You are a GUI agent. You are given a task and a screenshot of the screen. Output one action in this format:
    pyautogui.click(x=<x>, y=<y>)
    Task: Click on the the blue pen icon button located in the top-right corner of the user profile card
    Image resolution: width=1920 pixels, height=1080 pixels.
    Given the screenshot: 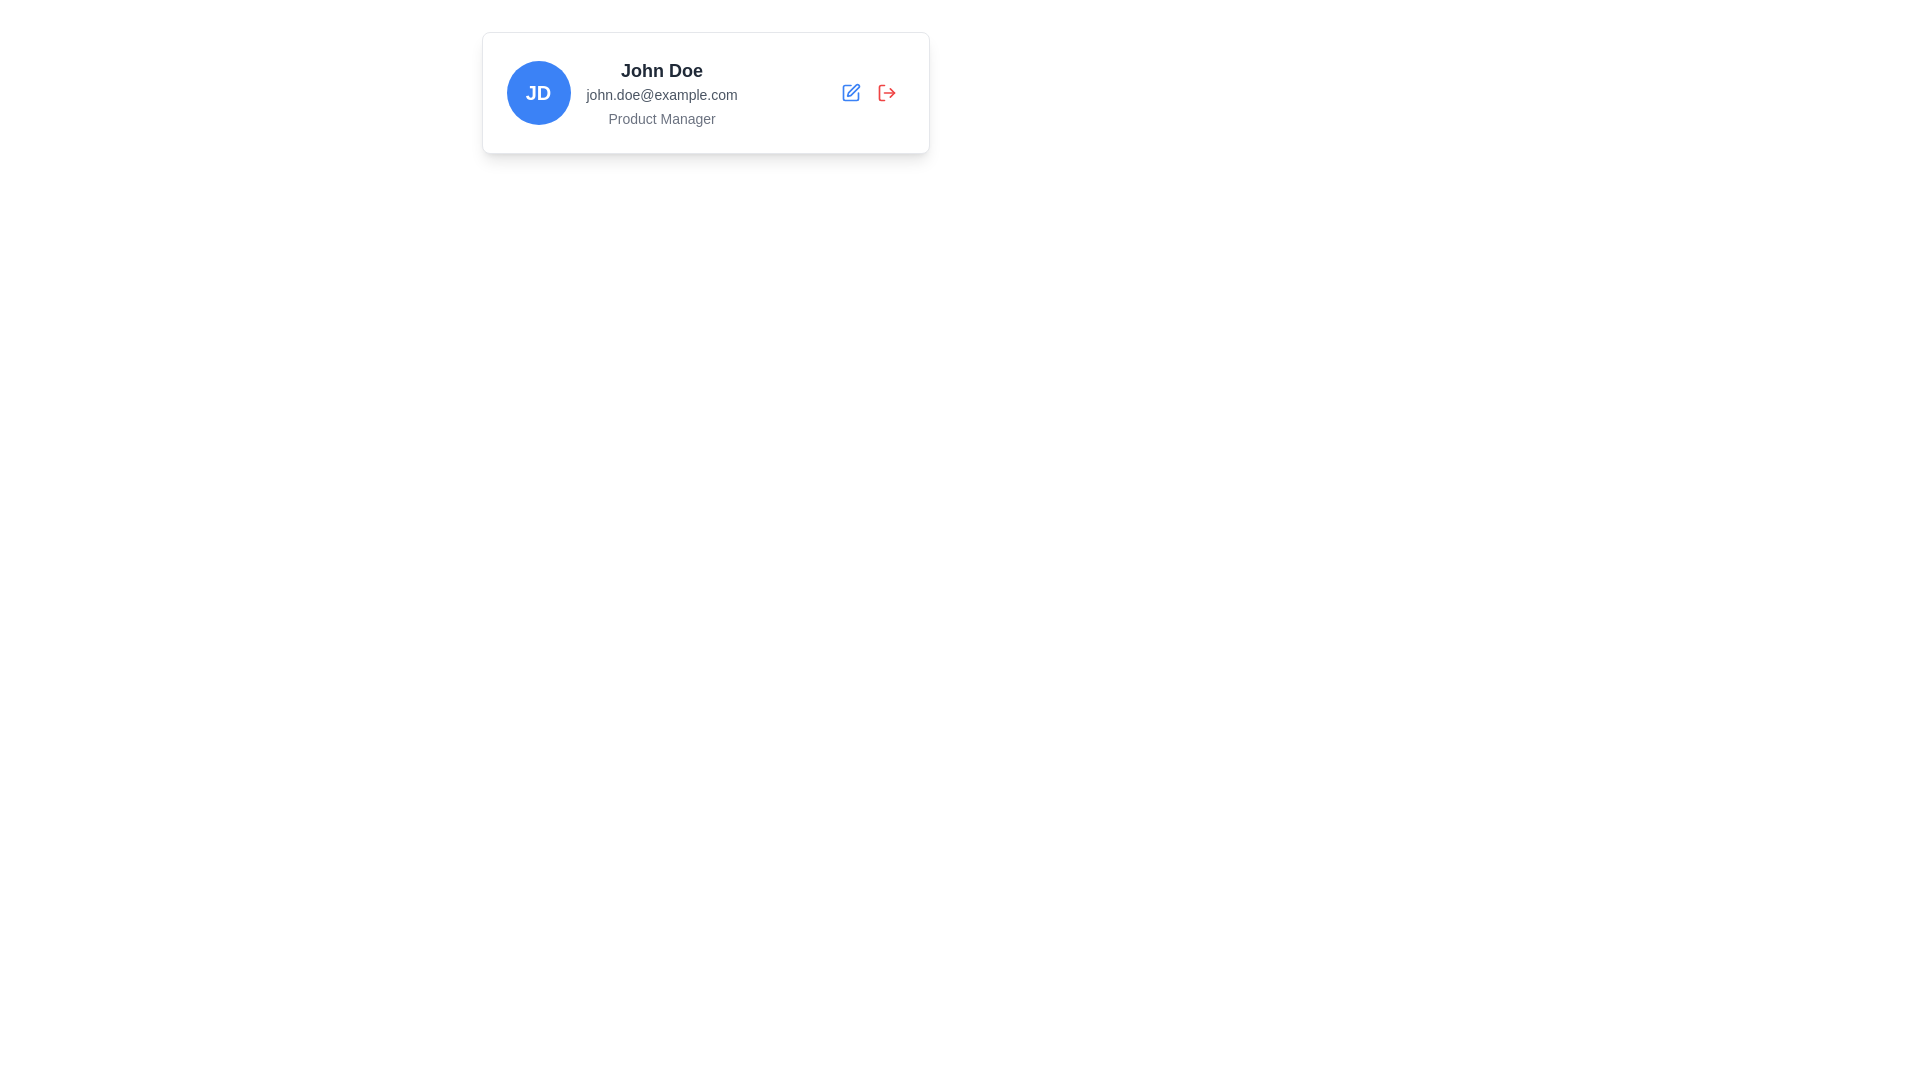 What is the action you would take?
    pyautogui.click(x=850, y=92)
    